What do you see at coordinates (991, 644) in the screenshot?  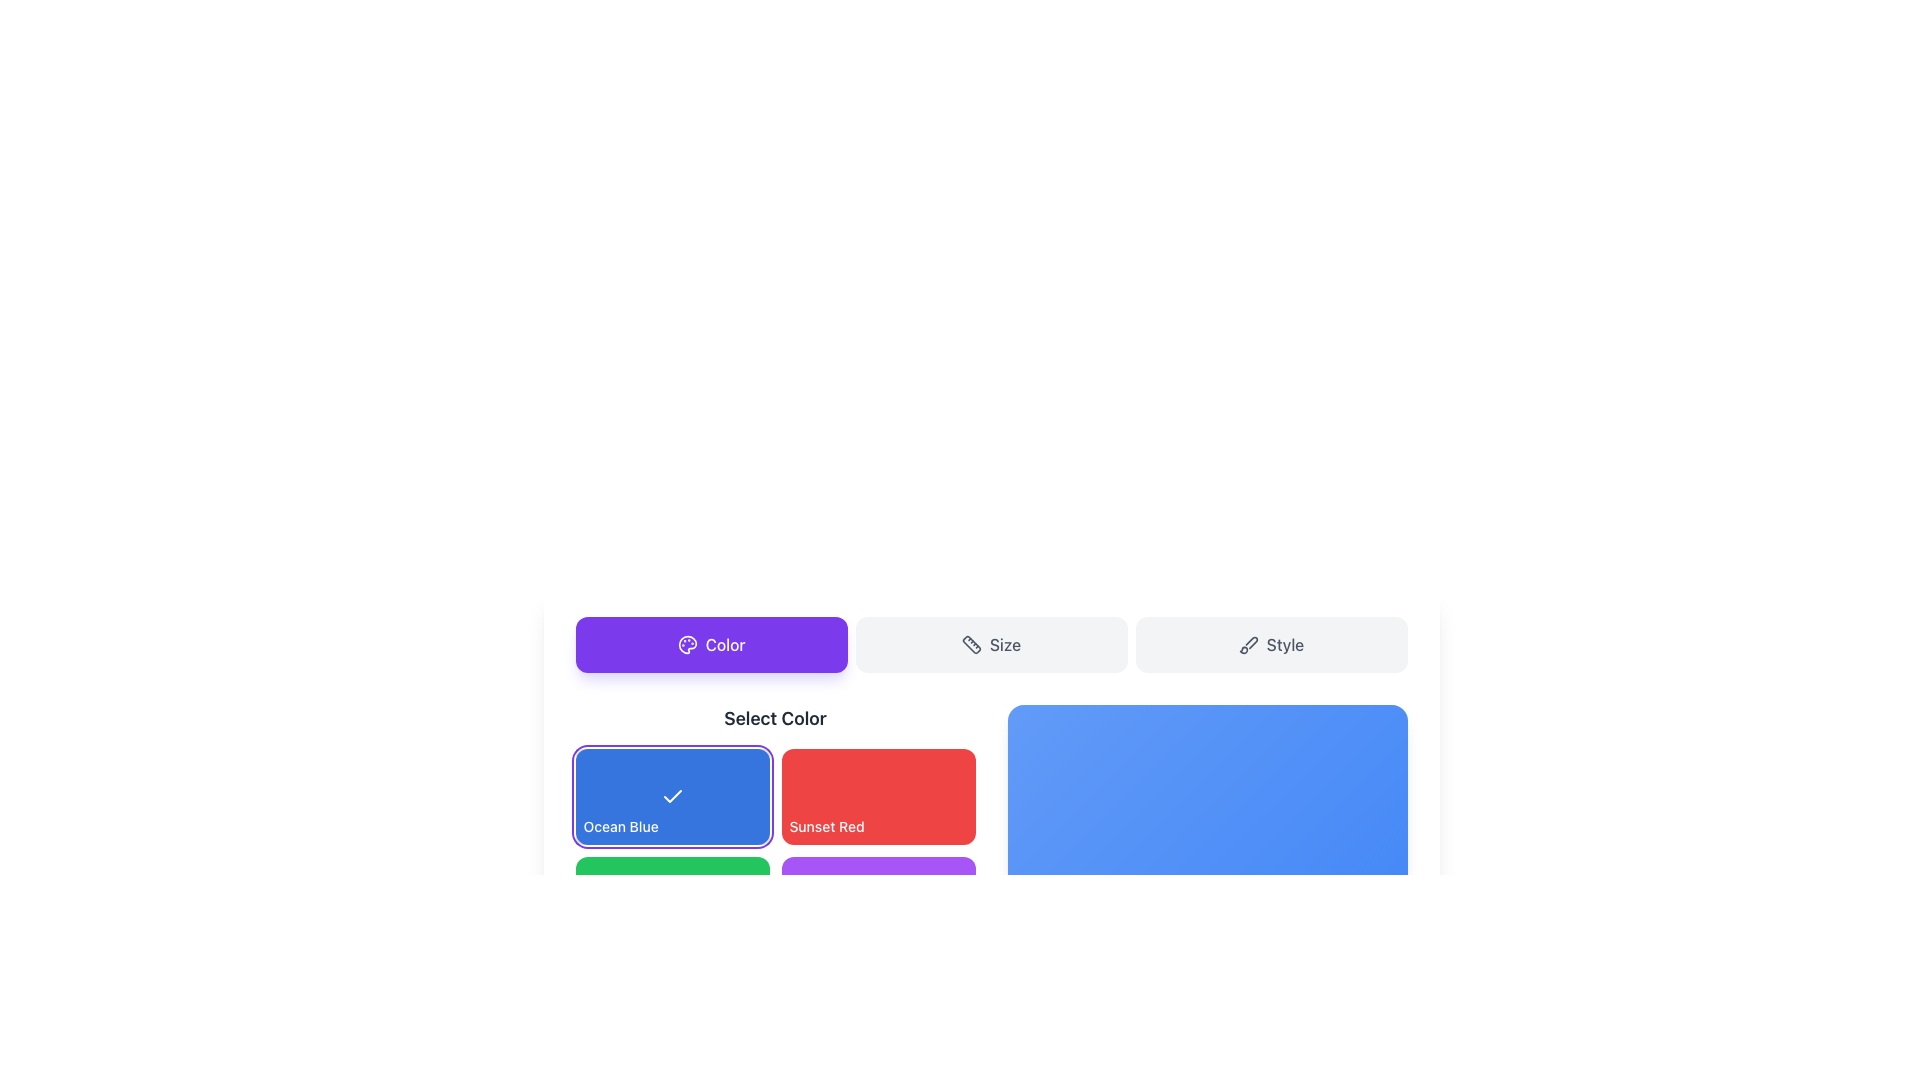 I see `the 'Size' button in the navigation bar` at bounding box center [991, 644].